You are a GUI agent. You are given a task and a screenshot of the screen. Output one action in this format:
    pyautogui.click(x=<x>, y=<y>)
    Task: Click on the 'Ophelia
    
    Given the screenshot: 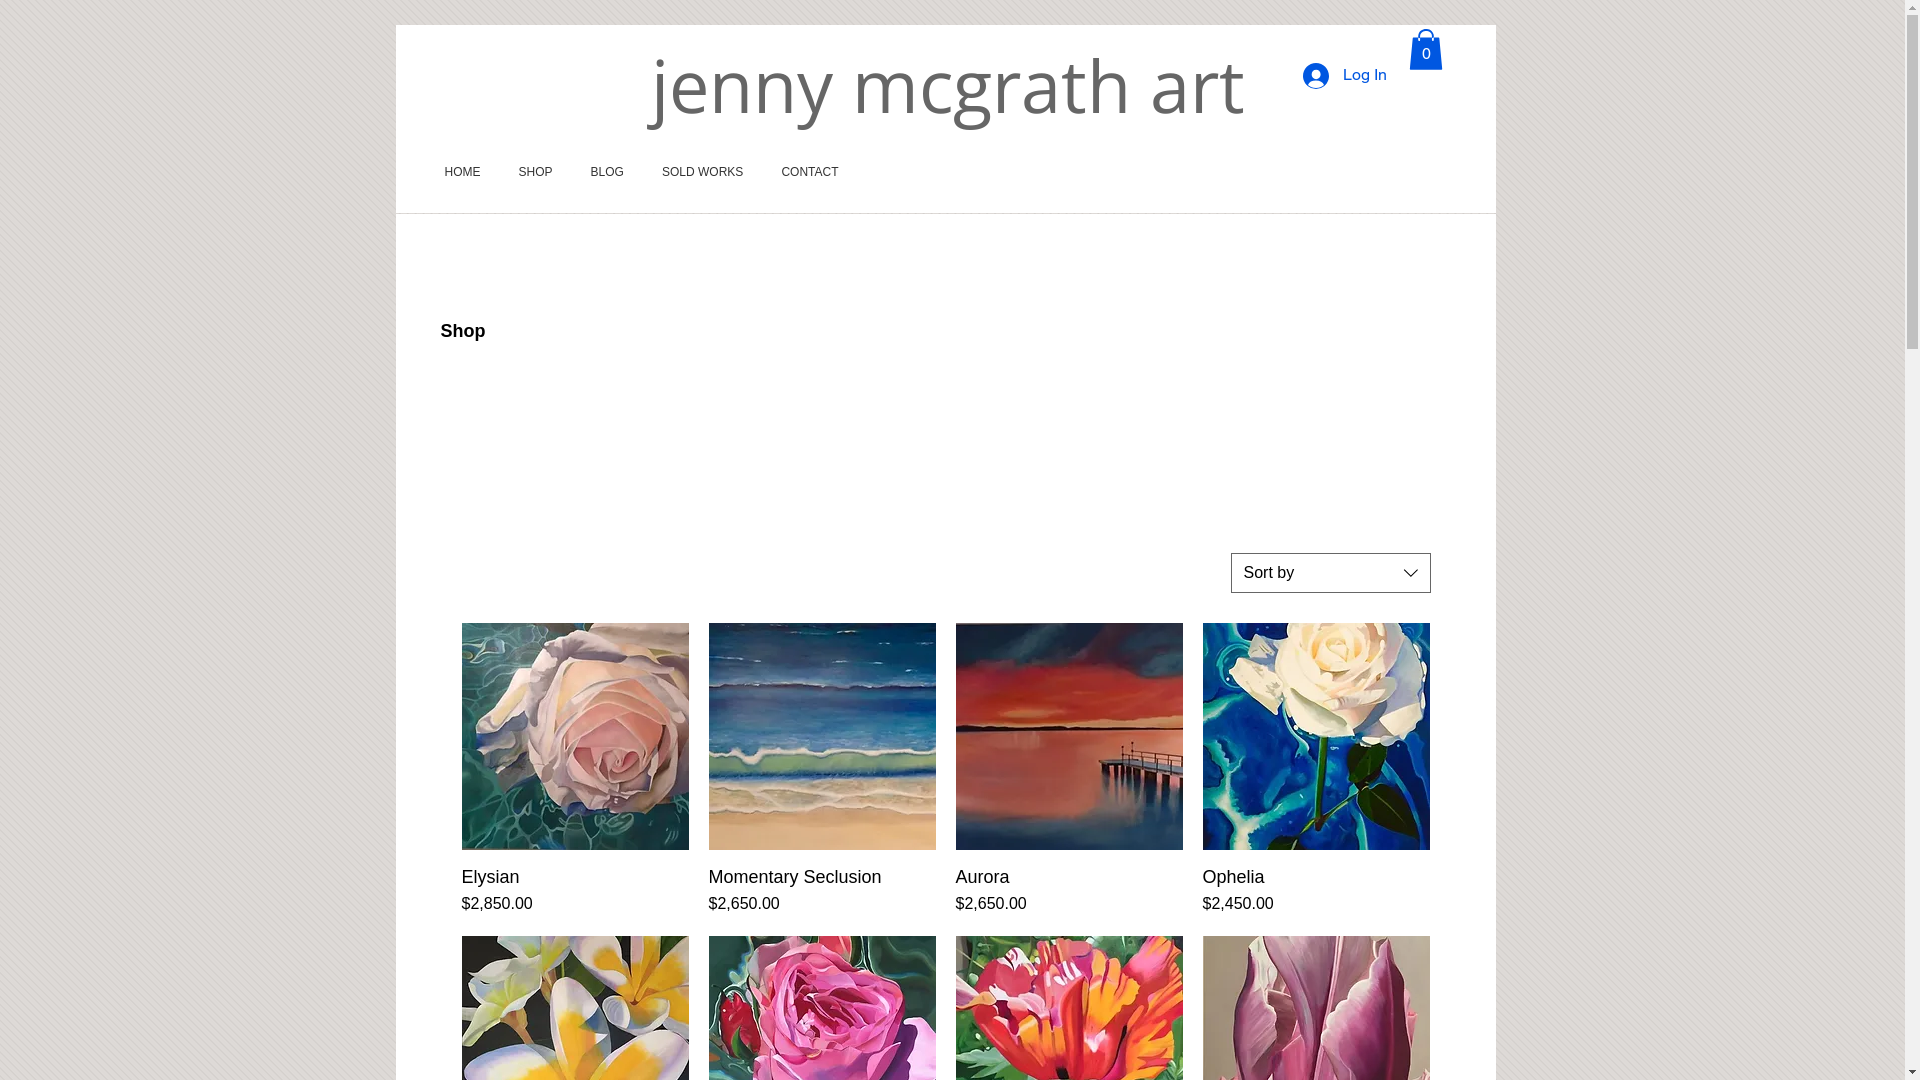 What is the action you would take?
    pyautogui.click(x=1315, y=890)
    